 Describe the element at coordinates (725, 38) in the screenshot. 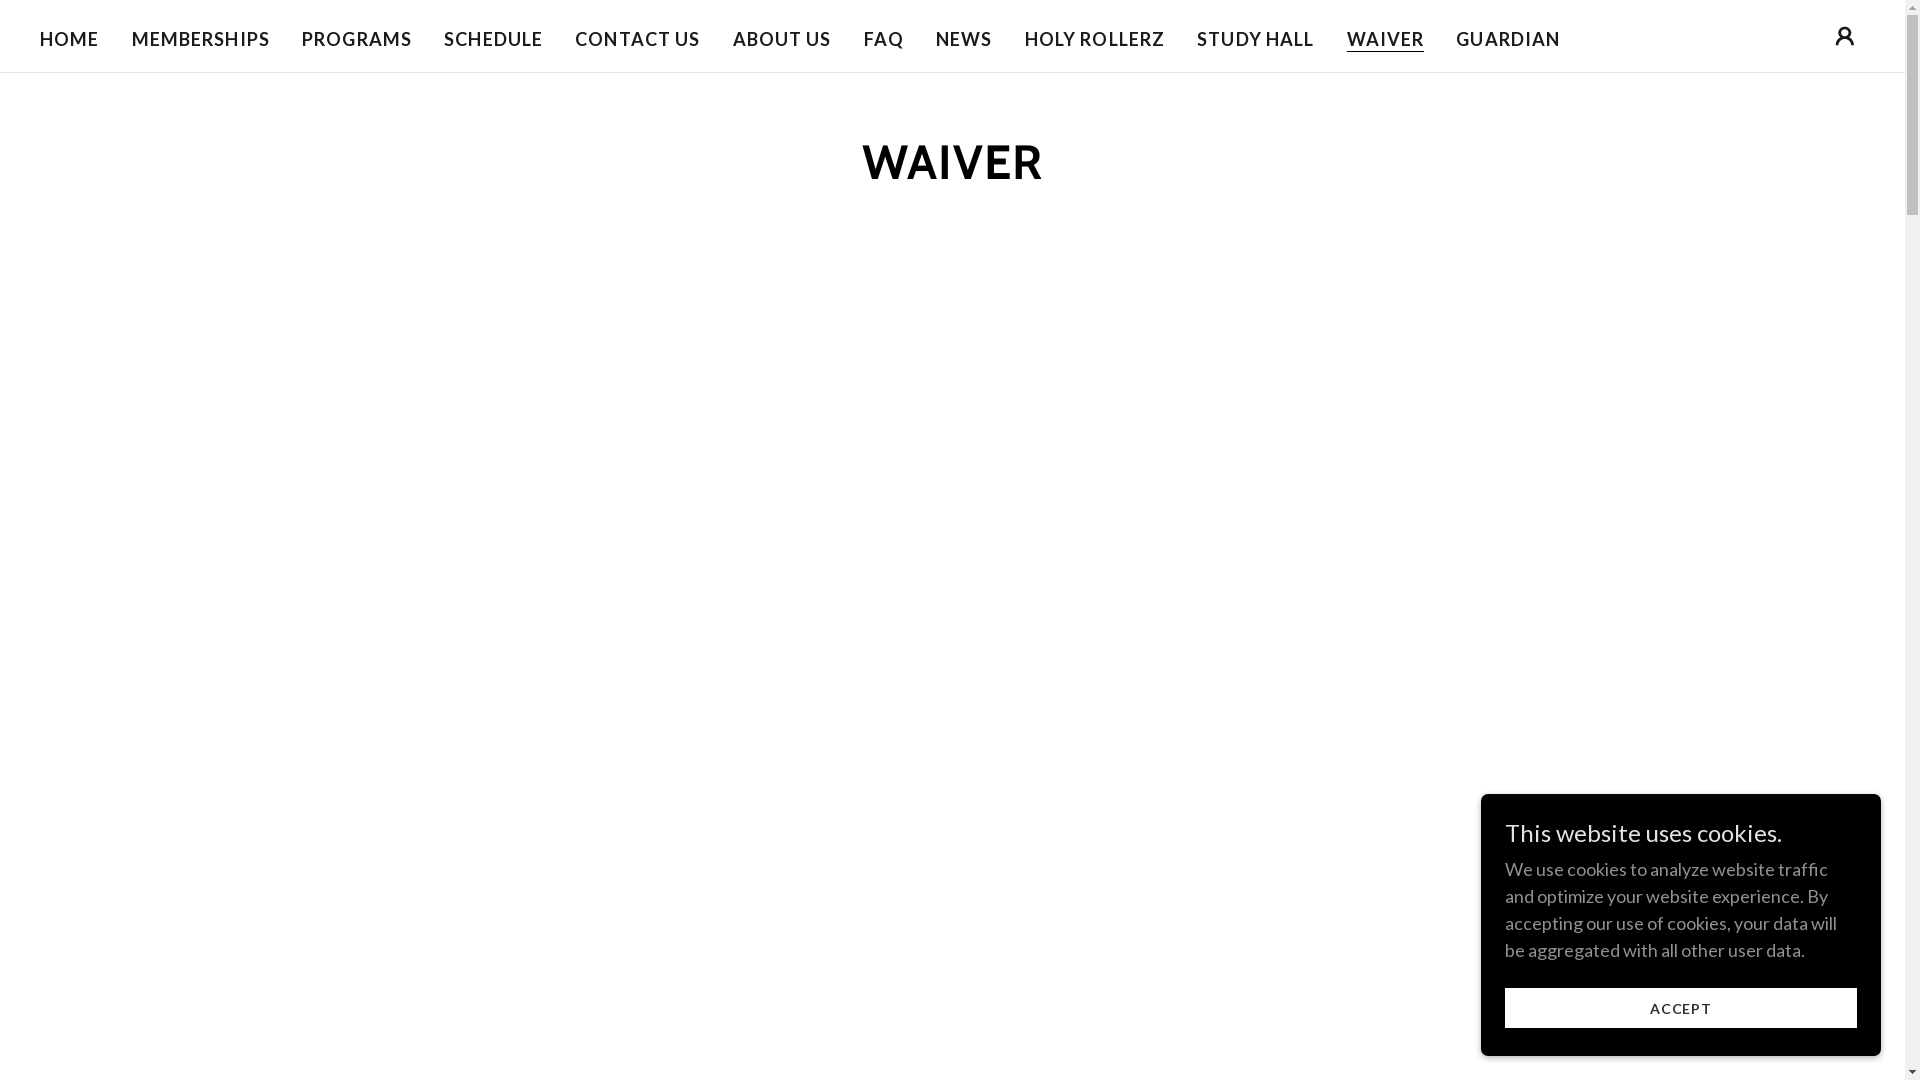

I see `'ABOUT US'` at that location.